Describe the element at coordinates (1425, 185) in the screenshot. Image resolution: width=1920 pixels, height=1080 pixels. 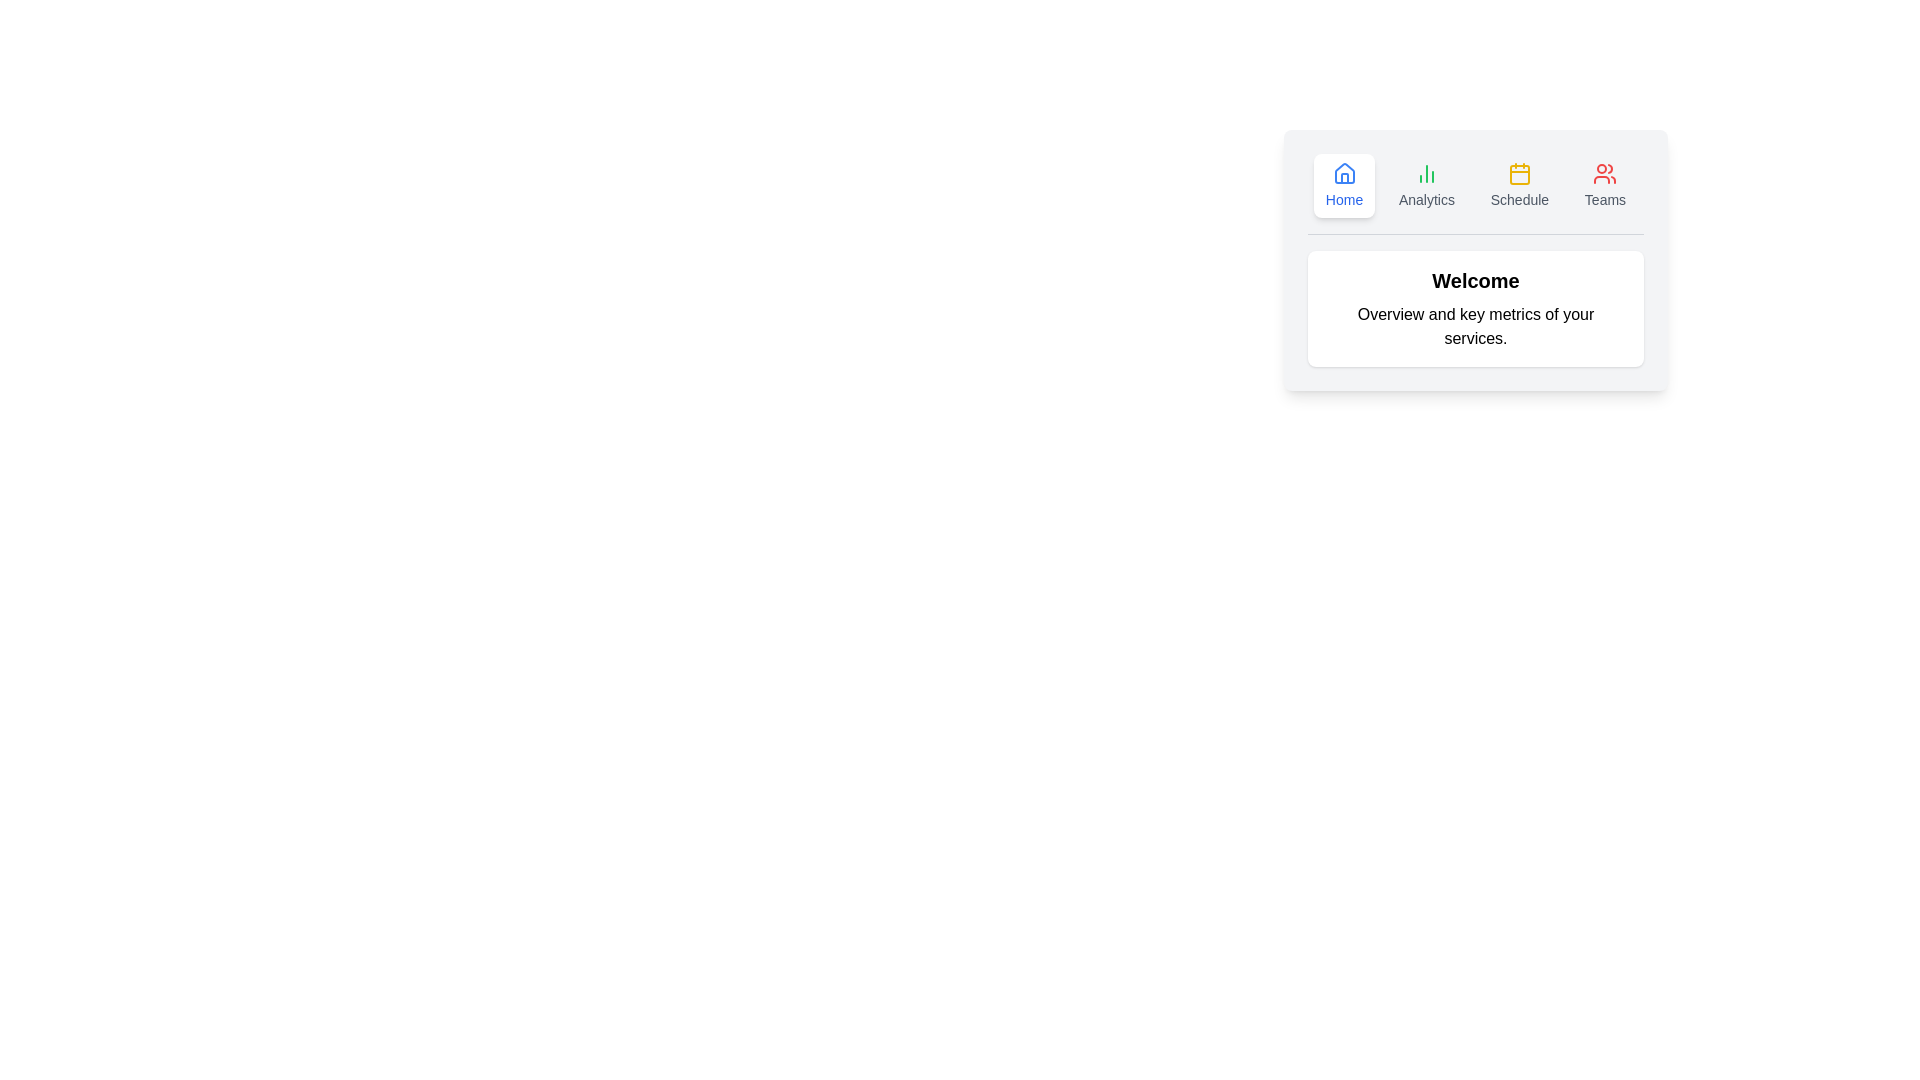
I see `the second navigation button in the bar, which is located between 'Home' and 'Schedule'` at that location.